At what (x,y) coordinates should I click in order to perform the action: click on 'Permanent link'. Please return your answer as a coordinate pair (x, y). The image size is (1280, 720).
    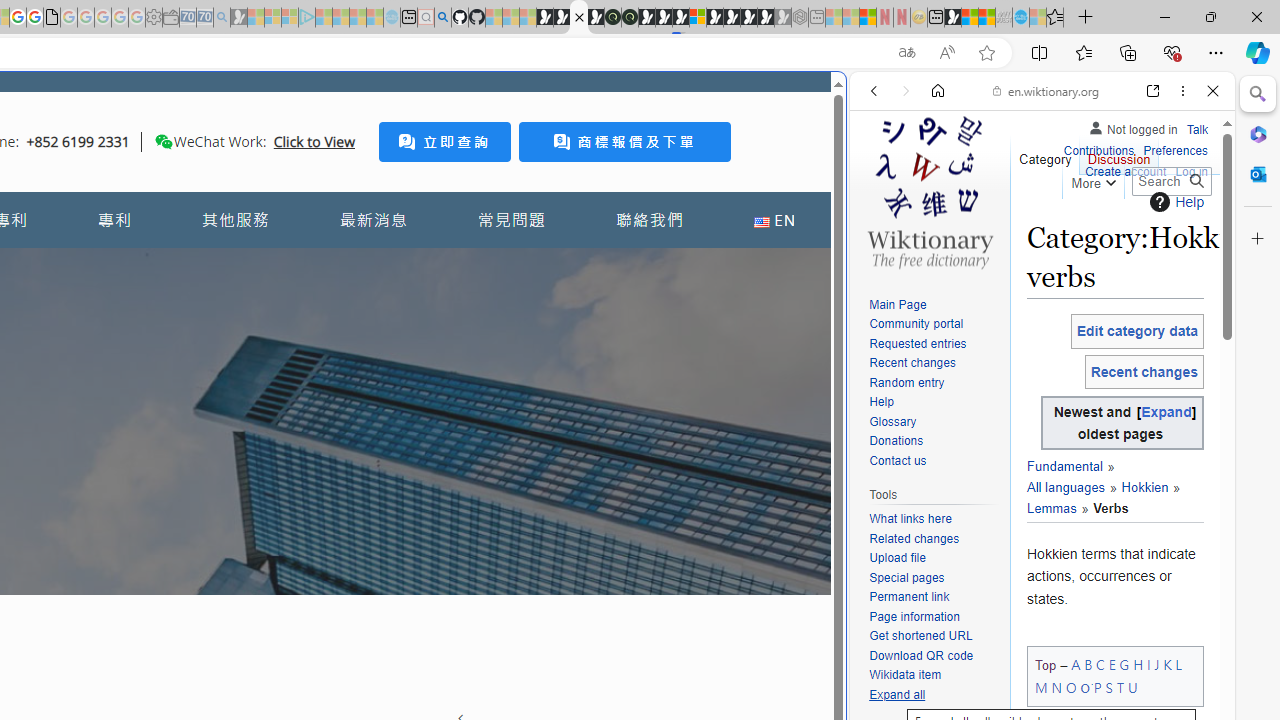
    Looking at the image, I should click on (934, 596).